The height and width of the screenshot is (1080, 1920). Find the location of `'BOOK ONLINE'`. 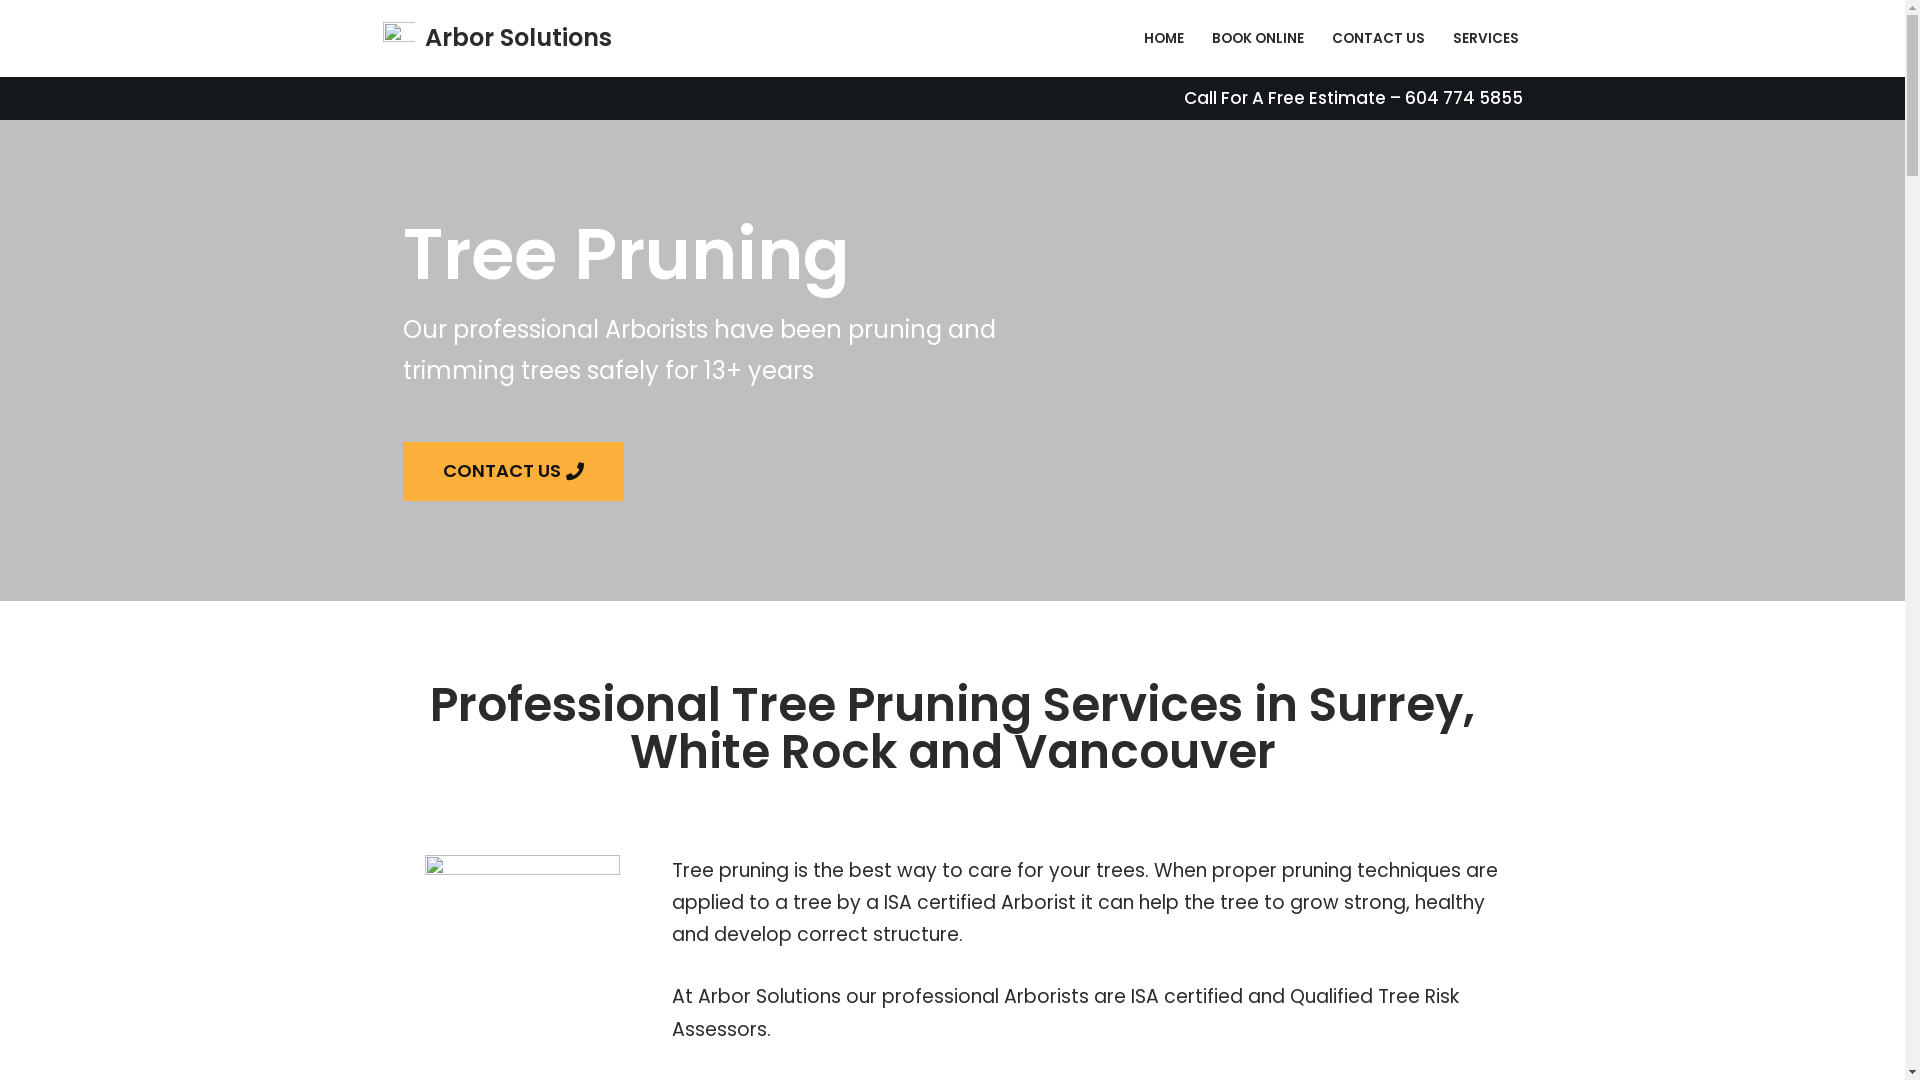

'BOOK ONLINE' is located at coordinates (1256, 38).